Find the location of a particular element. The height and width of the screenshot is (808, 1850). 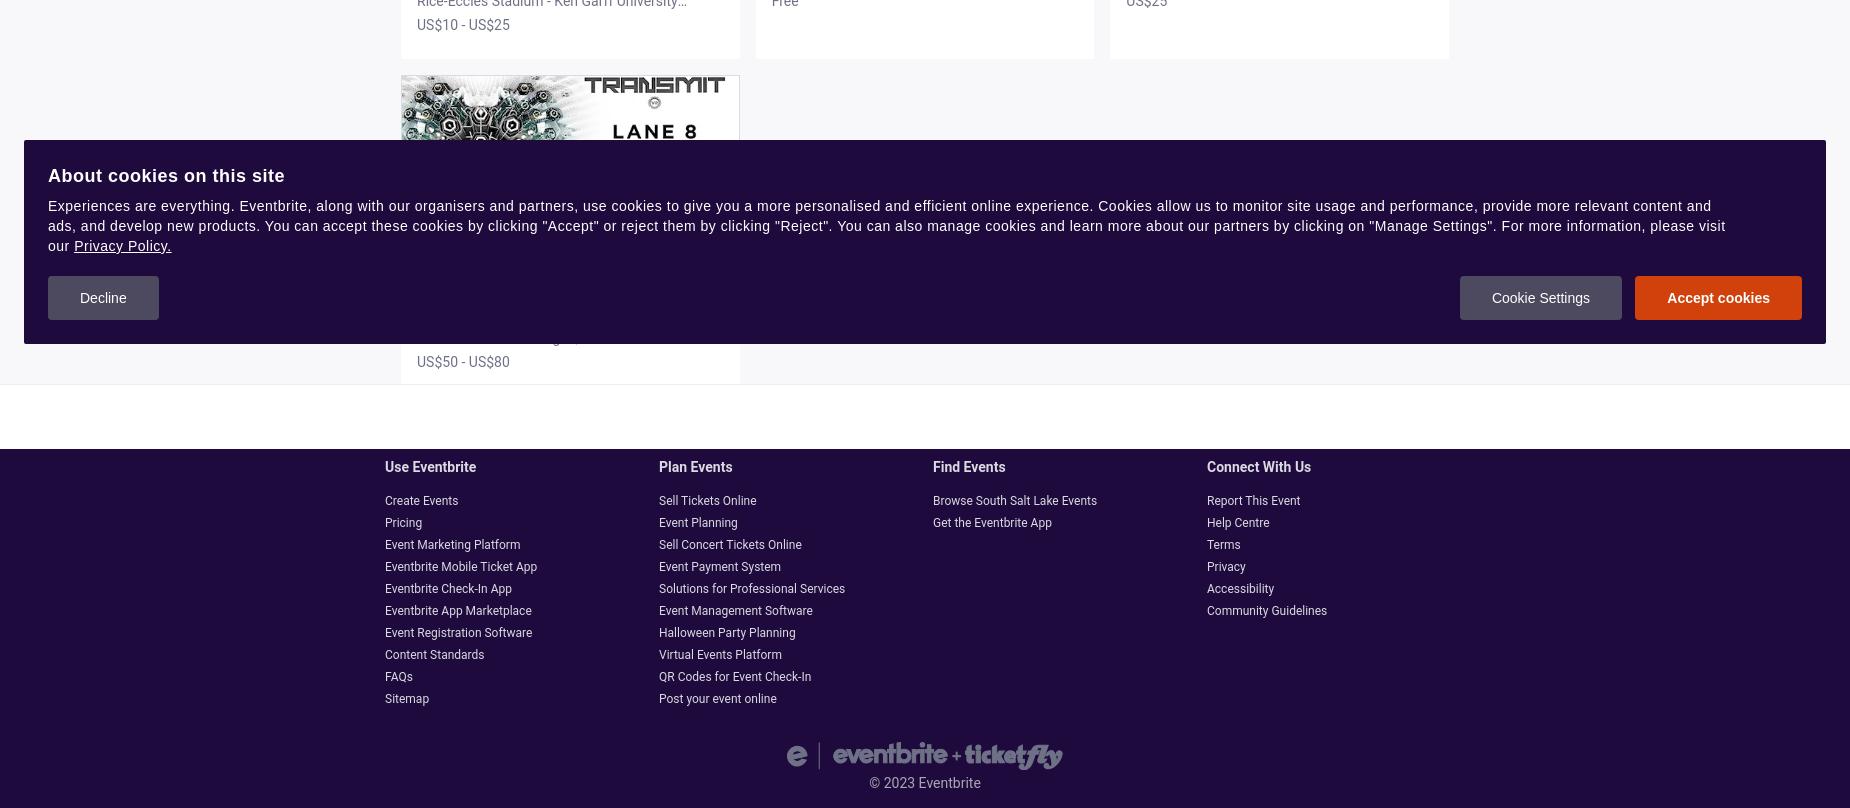

'Experiences are everything. Eventbrite, along with our organisers and partners, use cookies to give you a more personalised and efficient online experience. Cookies allow us to monitor site usage and performance, provide more relevant content and ads, and develop new products. You can accept these cookies by clicking "Accept" or reject them by clicking "Reject". You can also manage cookies and learn more about our partners by clicking on "Manage Settings".  For more information, please visit our' is located at coordinates (886, 225).